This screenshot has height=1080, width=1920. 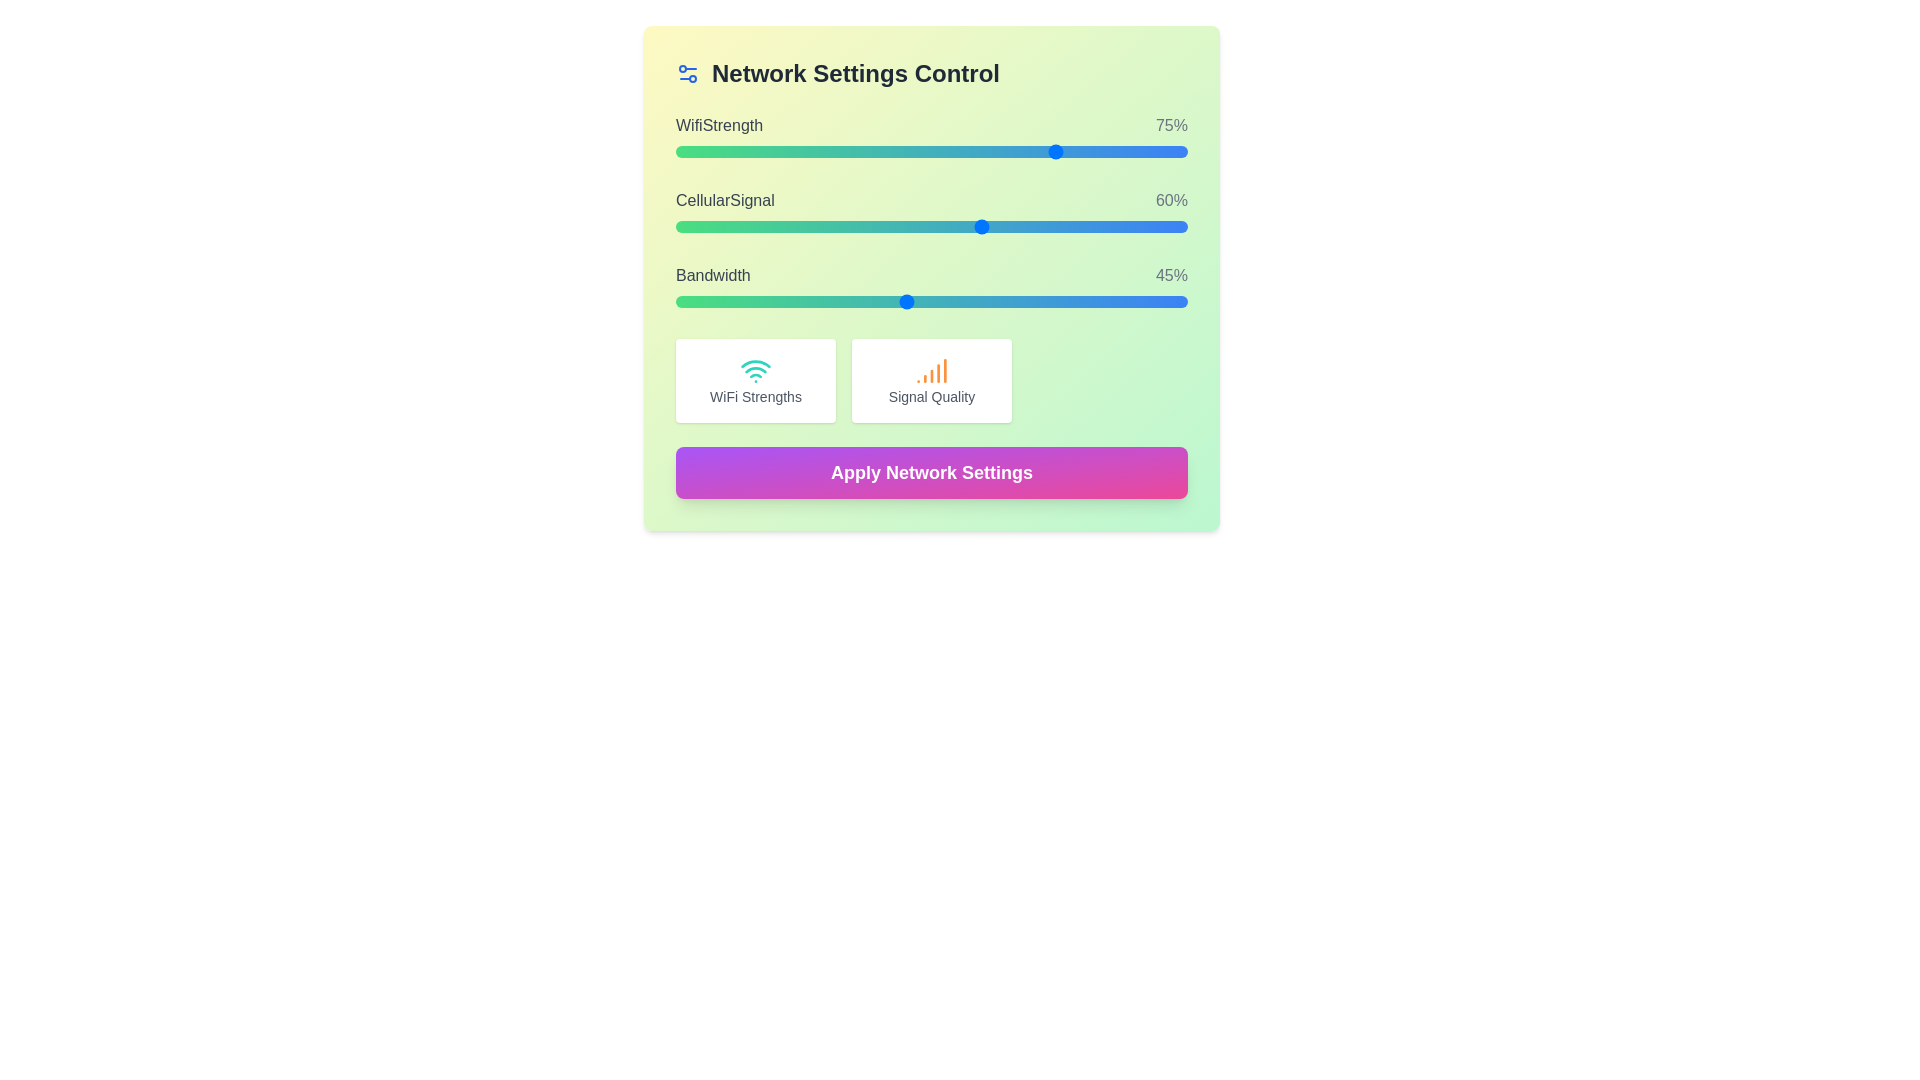 What do you see at coordinates (1029, 301) in the screenshot?
I see `the Bandwidth slider` at bounding box center [1029, 301].